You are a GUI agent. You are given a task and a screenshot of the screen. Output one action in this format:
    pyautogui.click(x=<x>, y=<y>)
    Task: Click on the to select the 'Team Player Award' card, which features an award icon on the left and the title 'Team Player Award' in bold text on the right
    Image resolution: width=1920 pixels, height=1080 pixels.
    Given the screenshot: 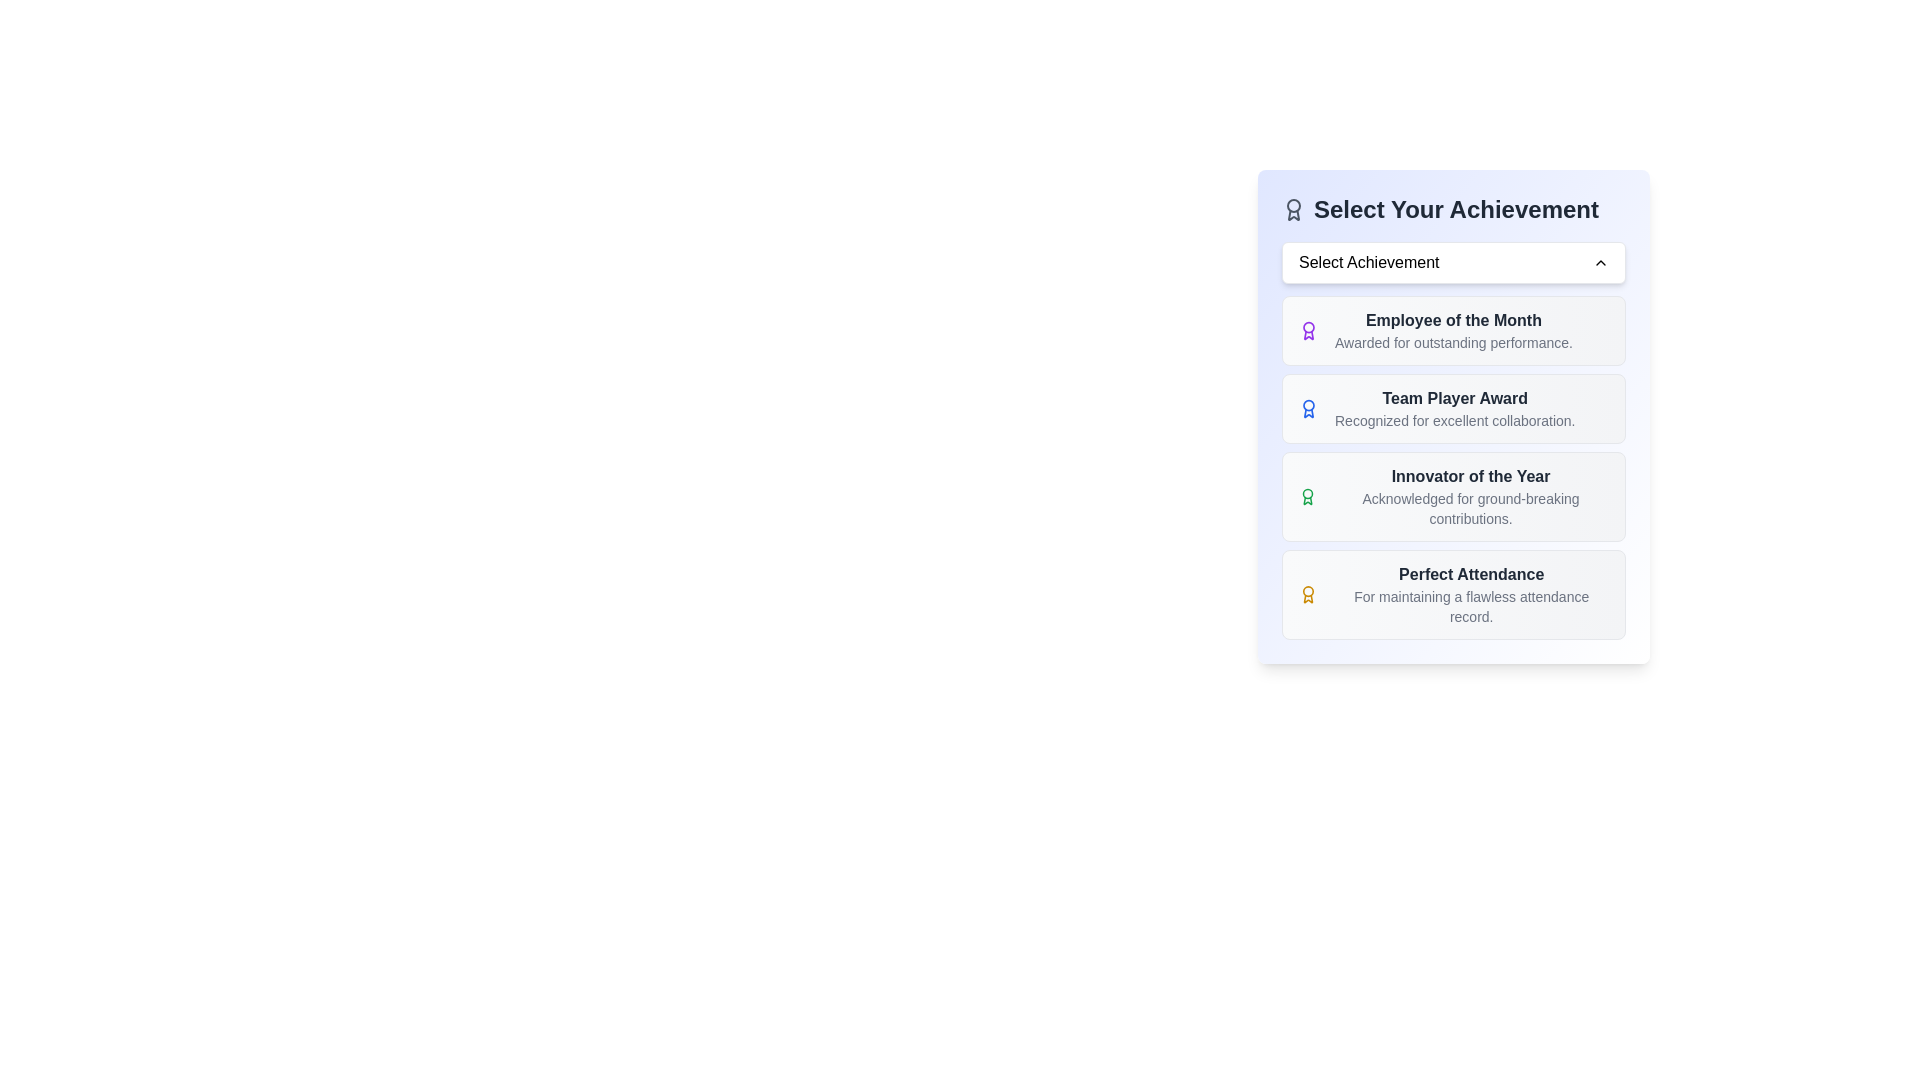 What is the action you would take?
    pyautogui.click(x=1454, y=407)
    